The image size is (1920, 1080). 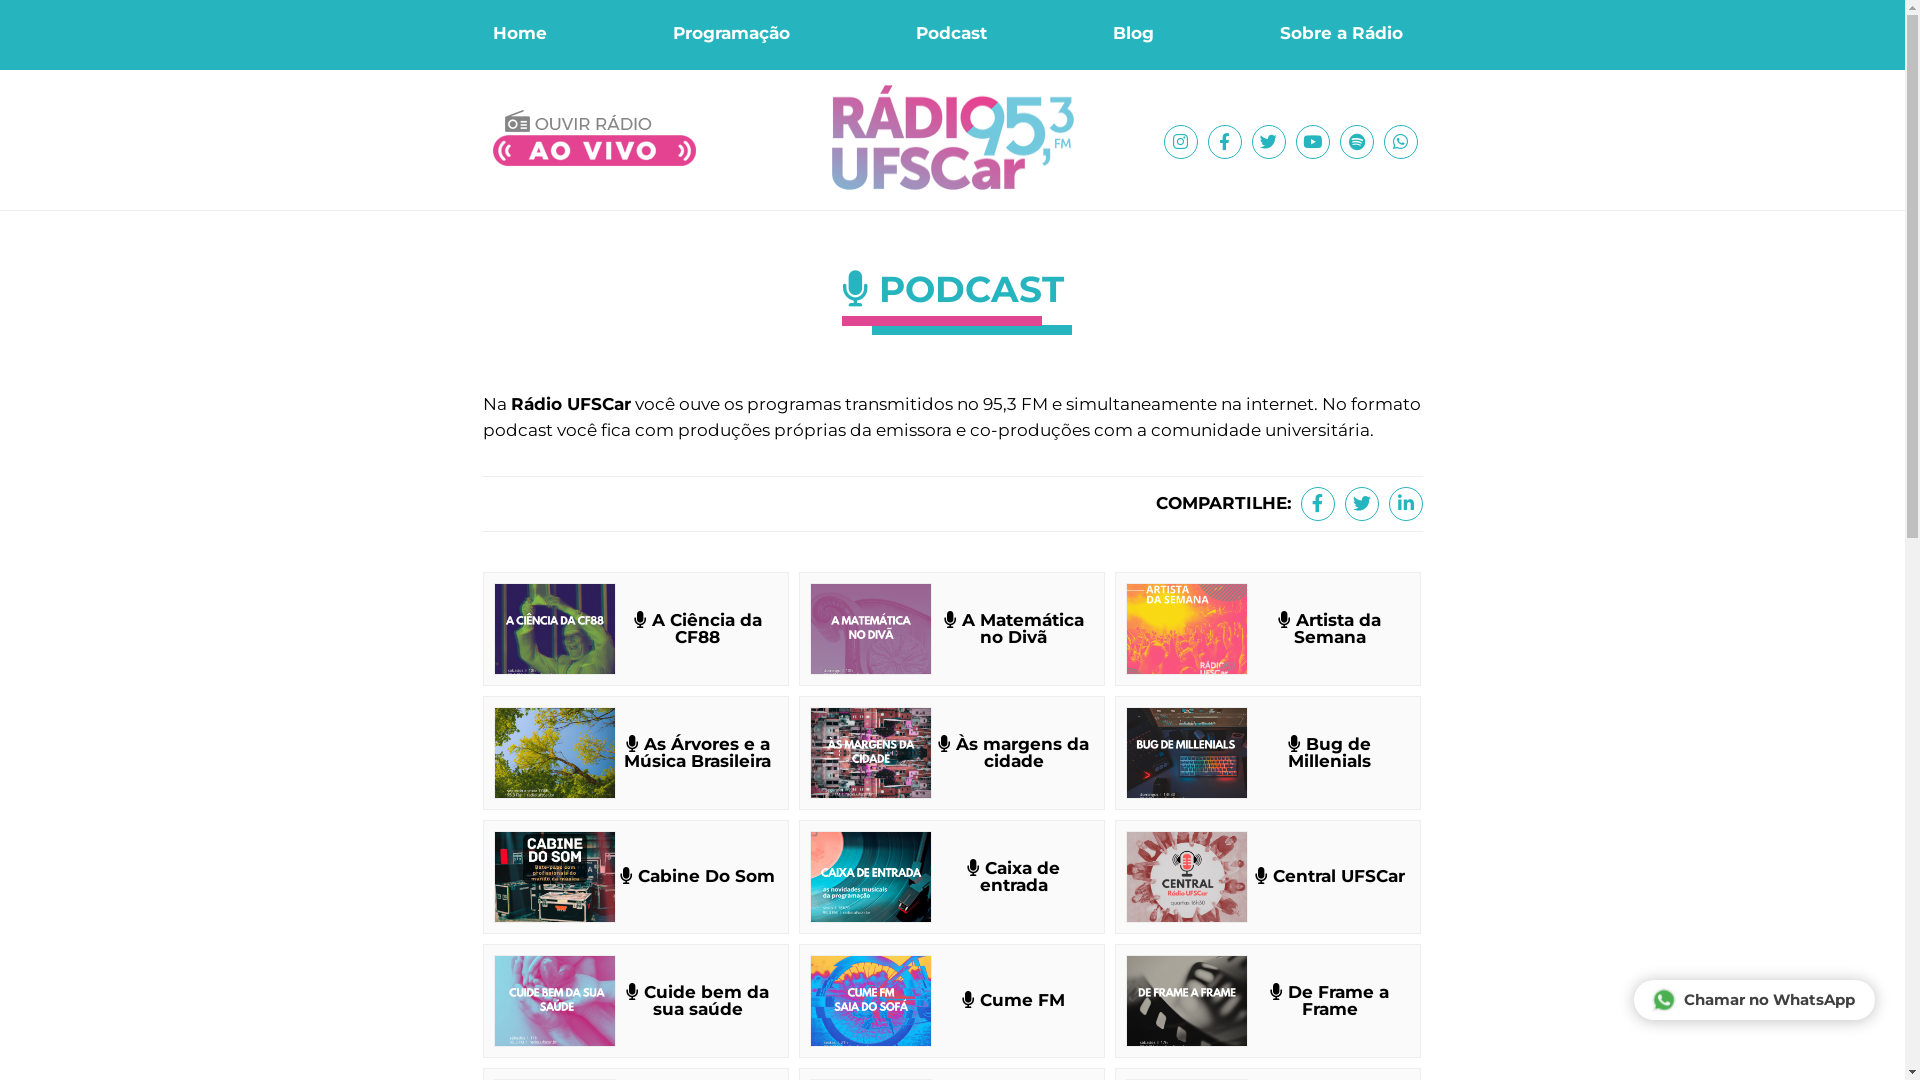 What do you see at coordinates (1404, 503) in the screenshot?
I see `'Linkedin'` at bounding box center [1404, 503].